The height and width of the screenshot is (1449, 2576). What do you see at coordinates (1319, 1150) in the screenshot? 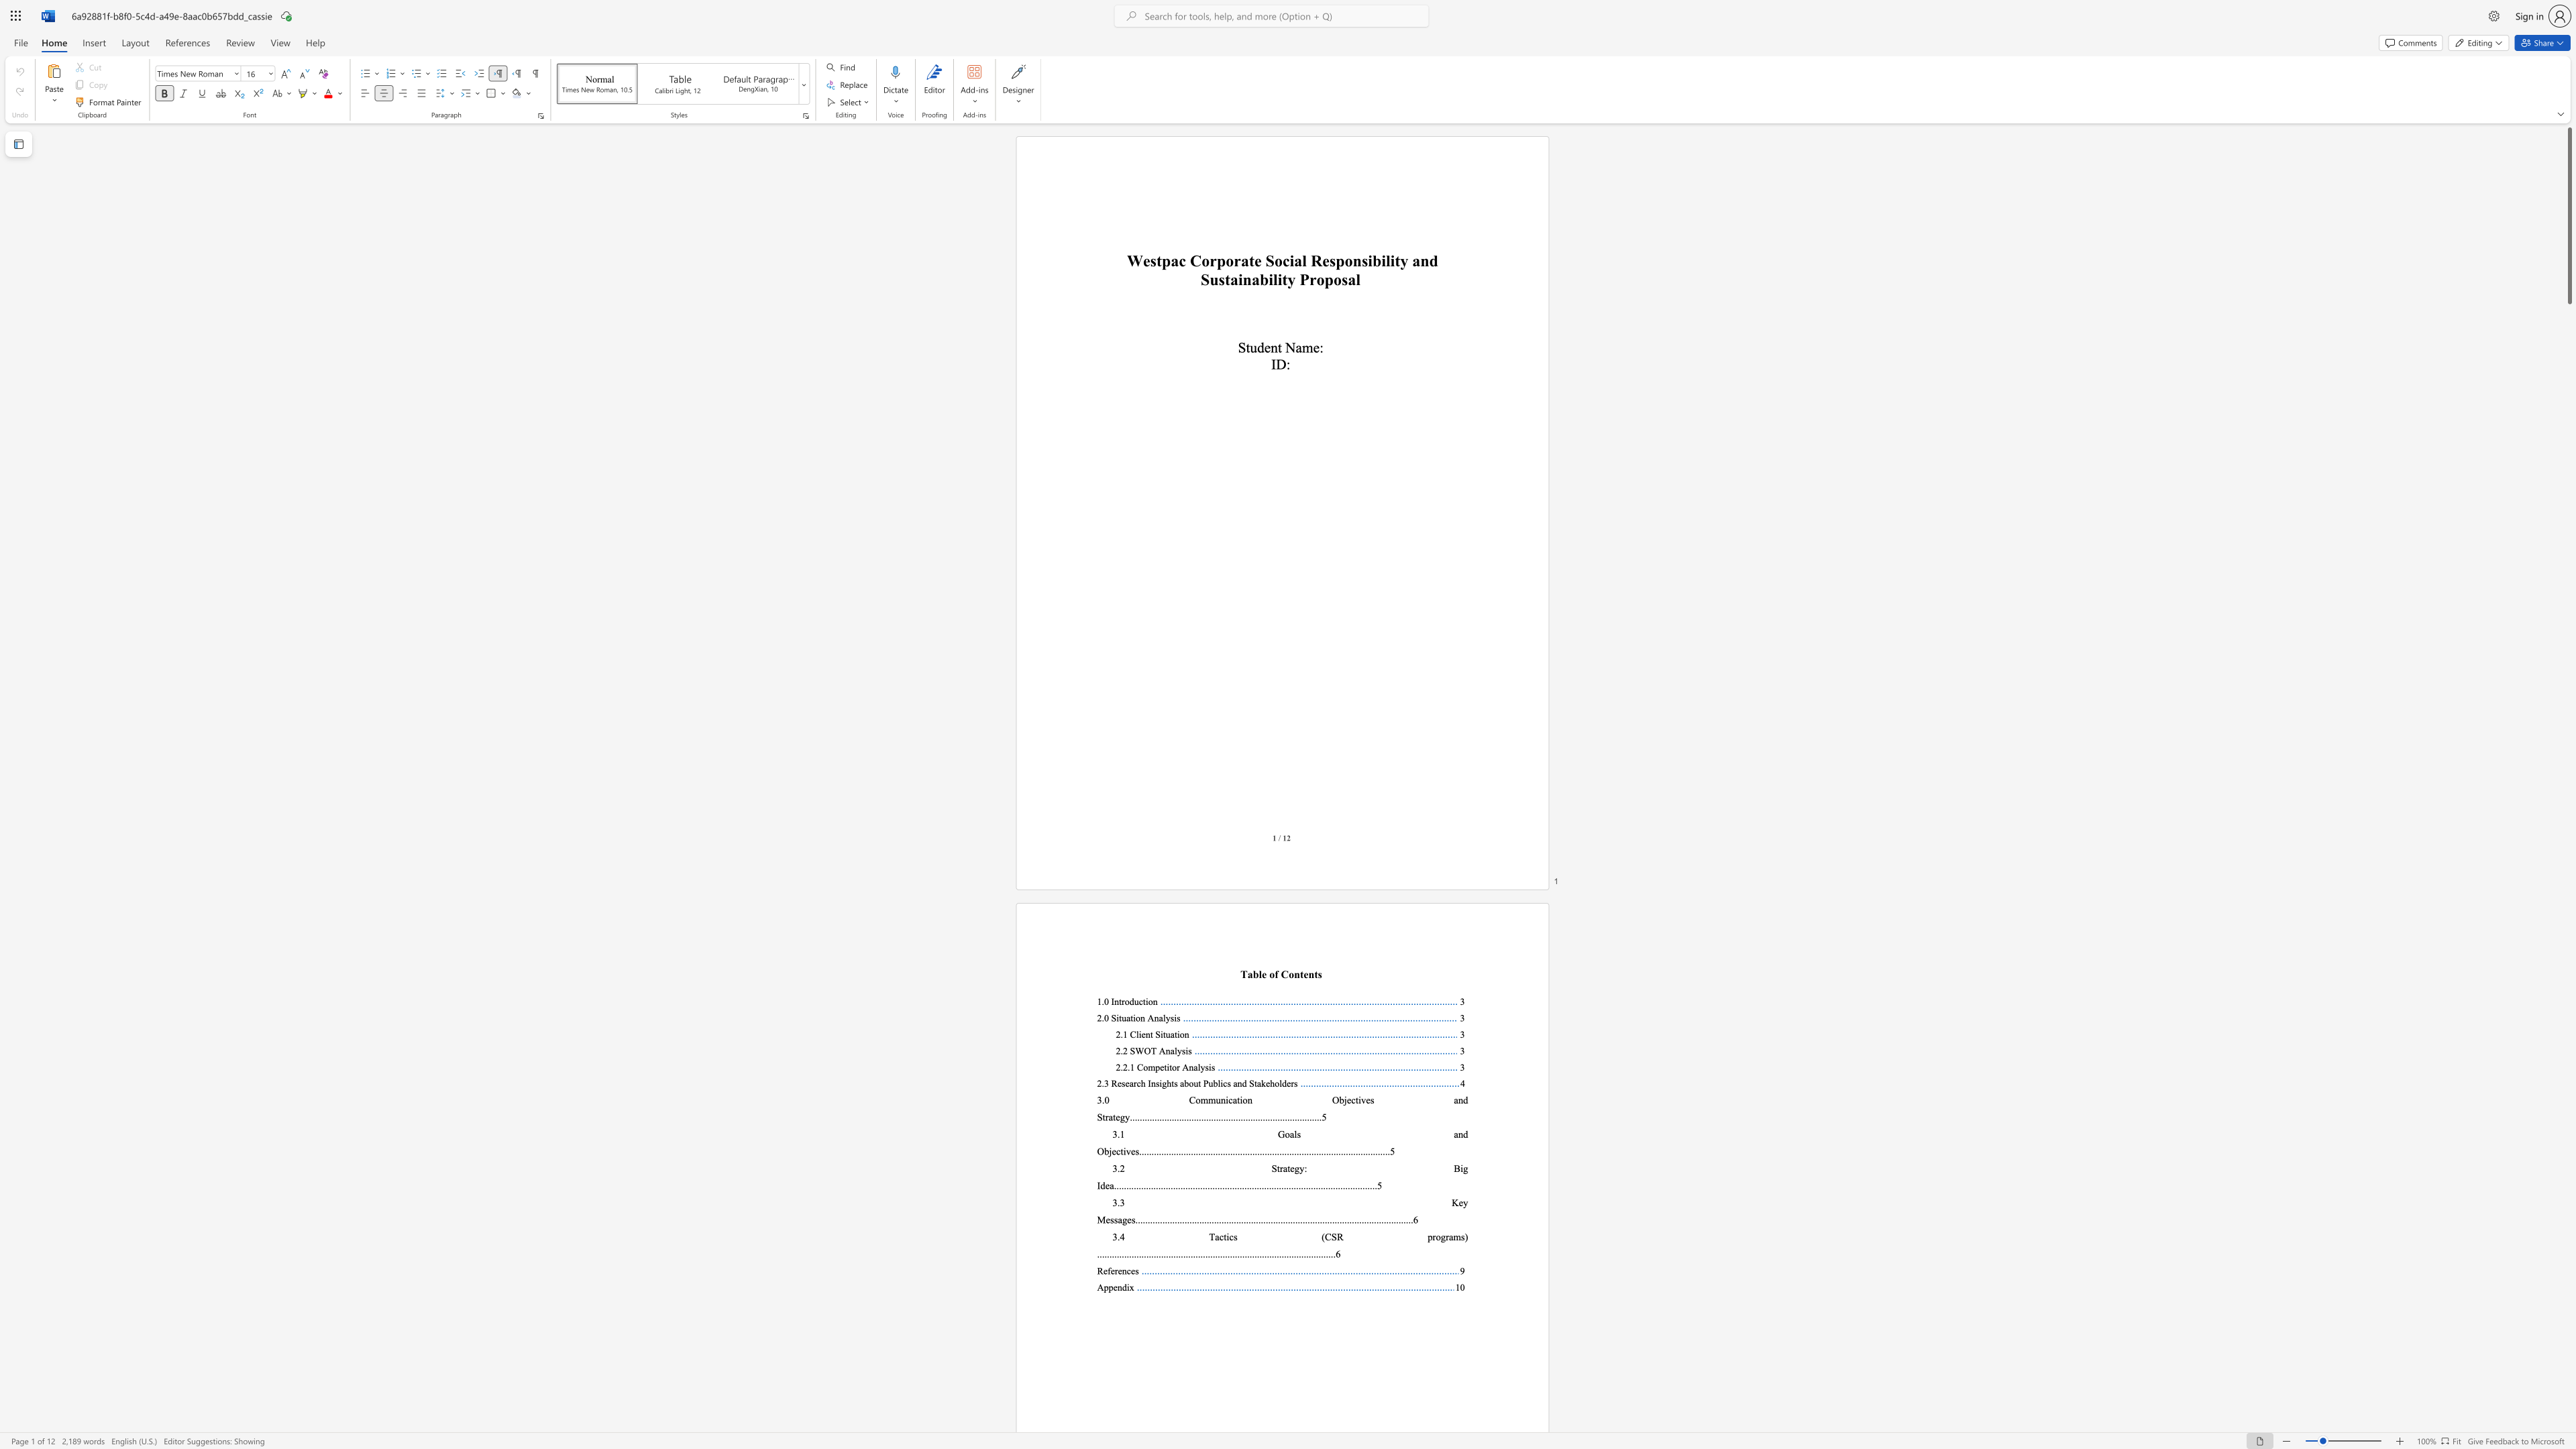
I see `the 74th character "." in the text` at bounding box center [1319, 1150].